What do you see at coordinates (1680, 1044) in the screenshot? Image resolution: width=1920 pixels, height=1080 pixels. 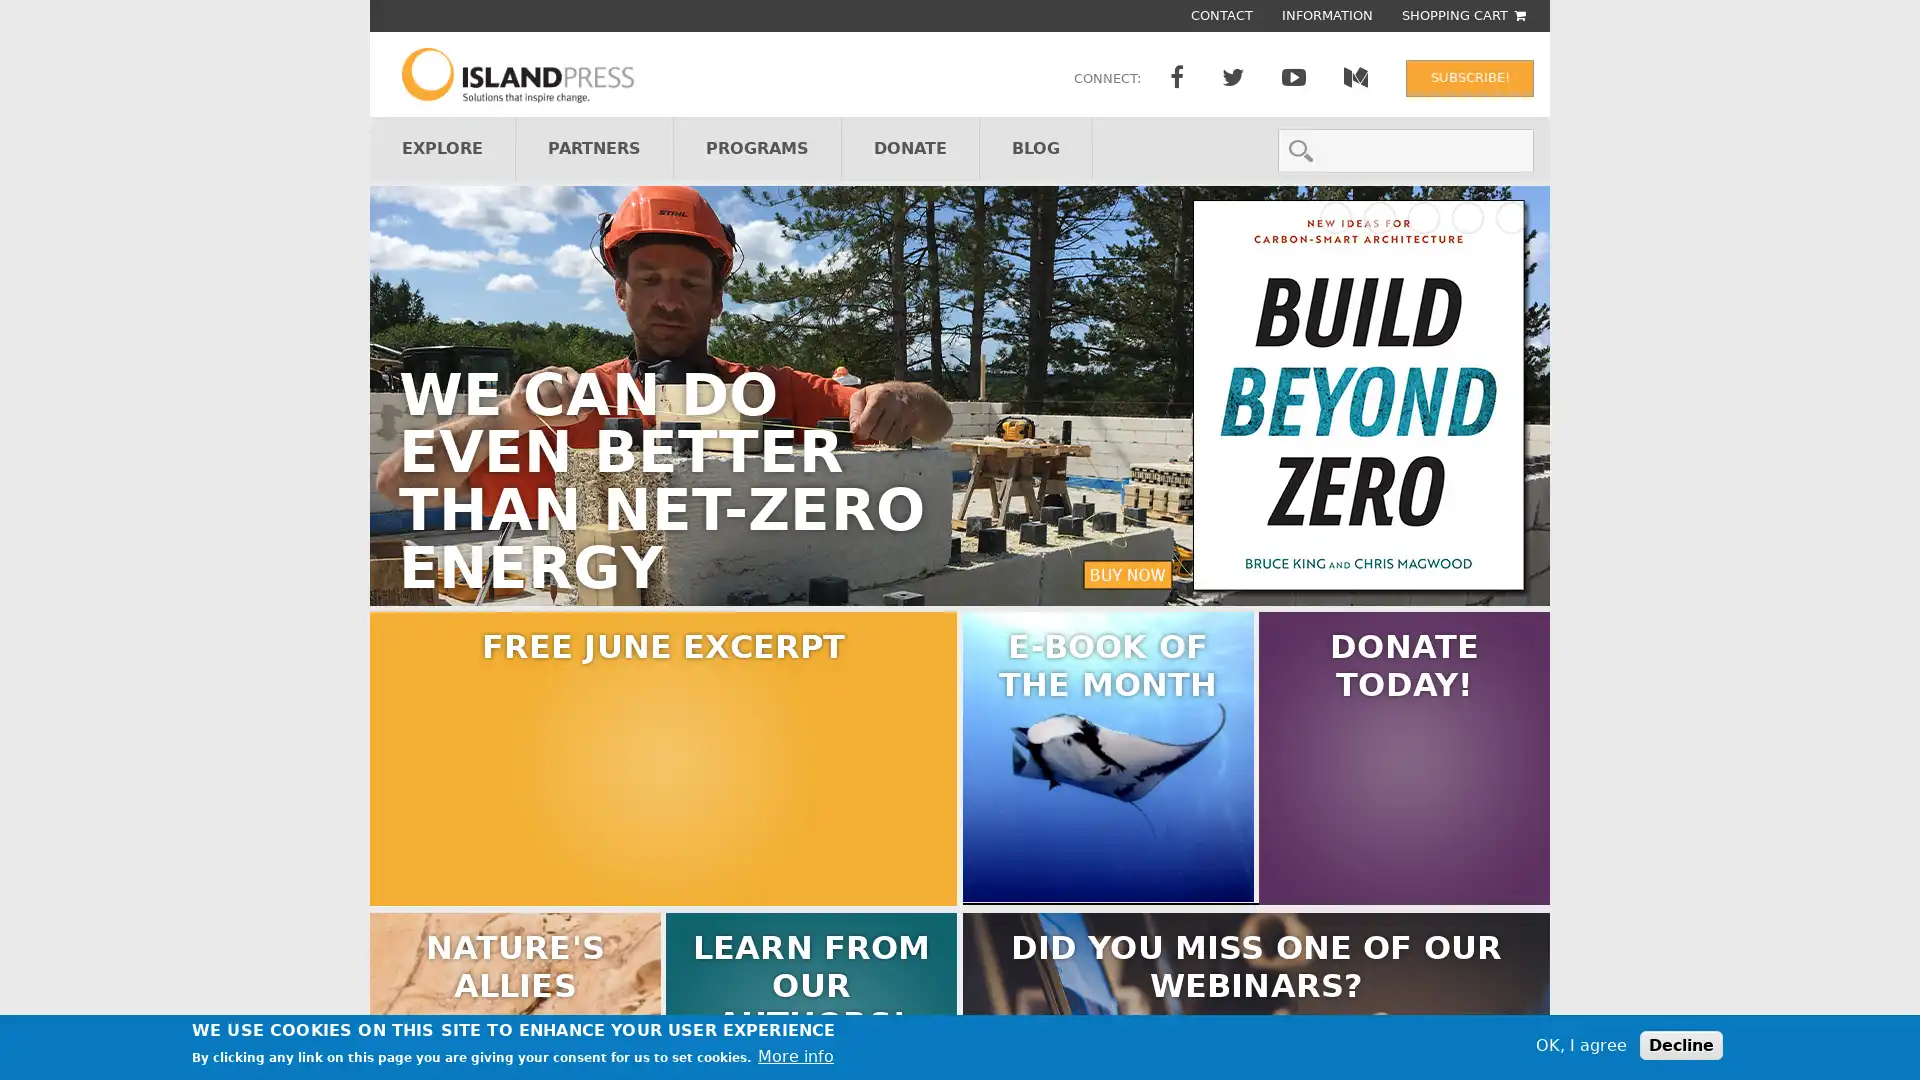 I see `Decline` at bounding box center [1680, 1044].